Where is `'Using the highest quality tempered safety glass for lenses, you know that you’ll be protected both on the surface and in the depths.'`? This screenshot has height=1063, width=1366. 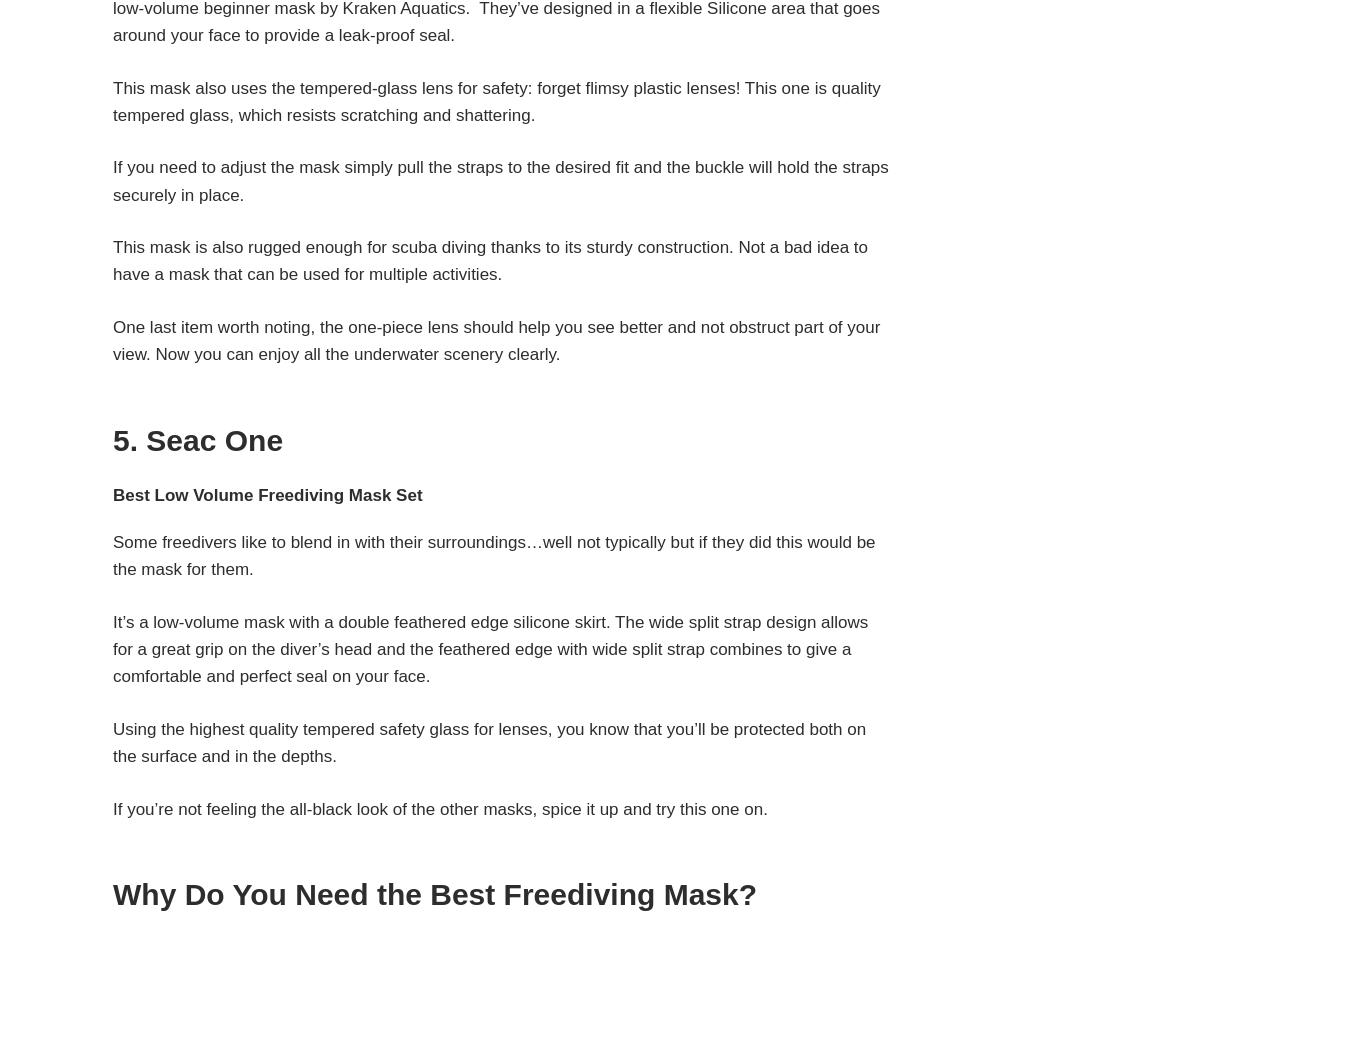 'Using the highest quality tempered safety glass for lenses, you know that you’ll be protected both on the surface and in the depths.' is located at coordinates (489, 740).